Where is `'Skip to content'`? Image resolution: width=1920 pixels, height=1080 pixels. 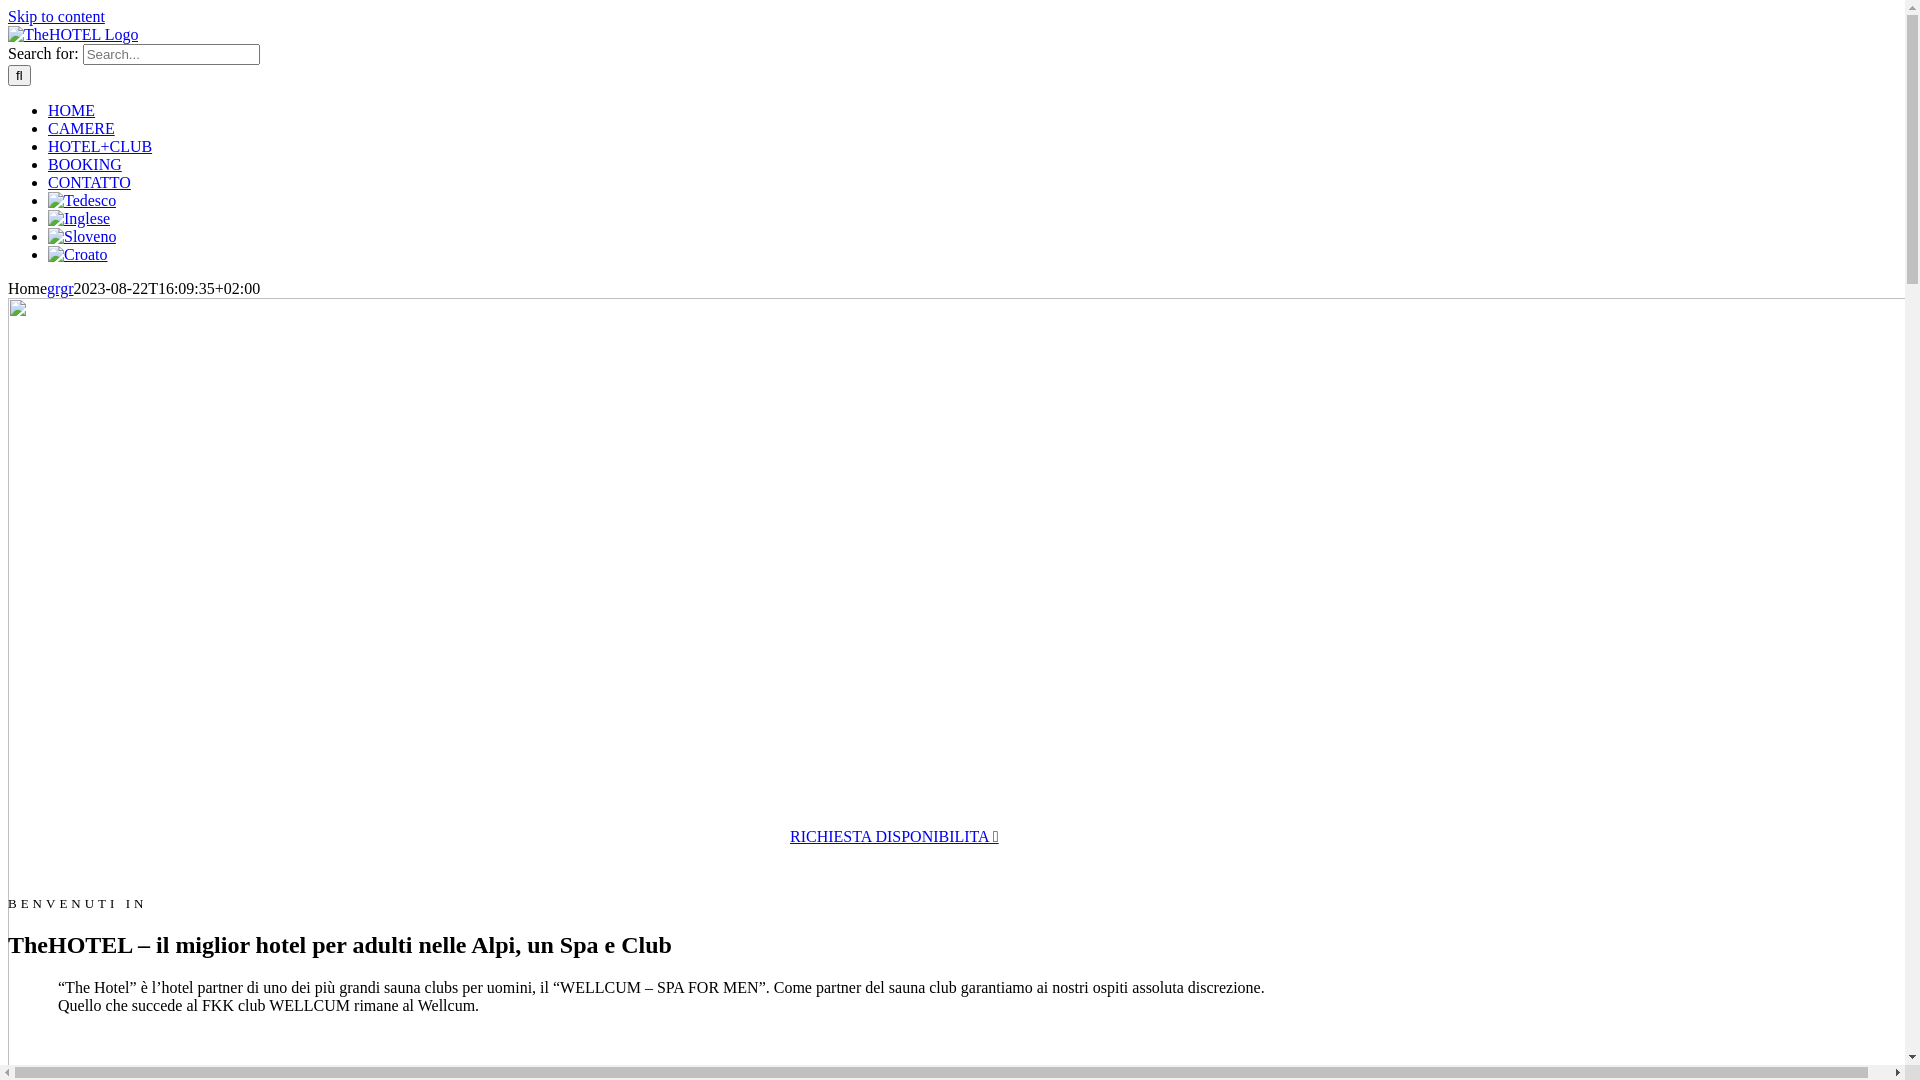 'Skip to content' is located at coordinates (8, 16).